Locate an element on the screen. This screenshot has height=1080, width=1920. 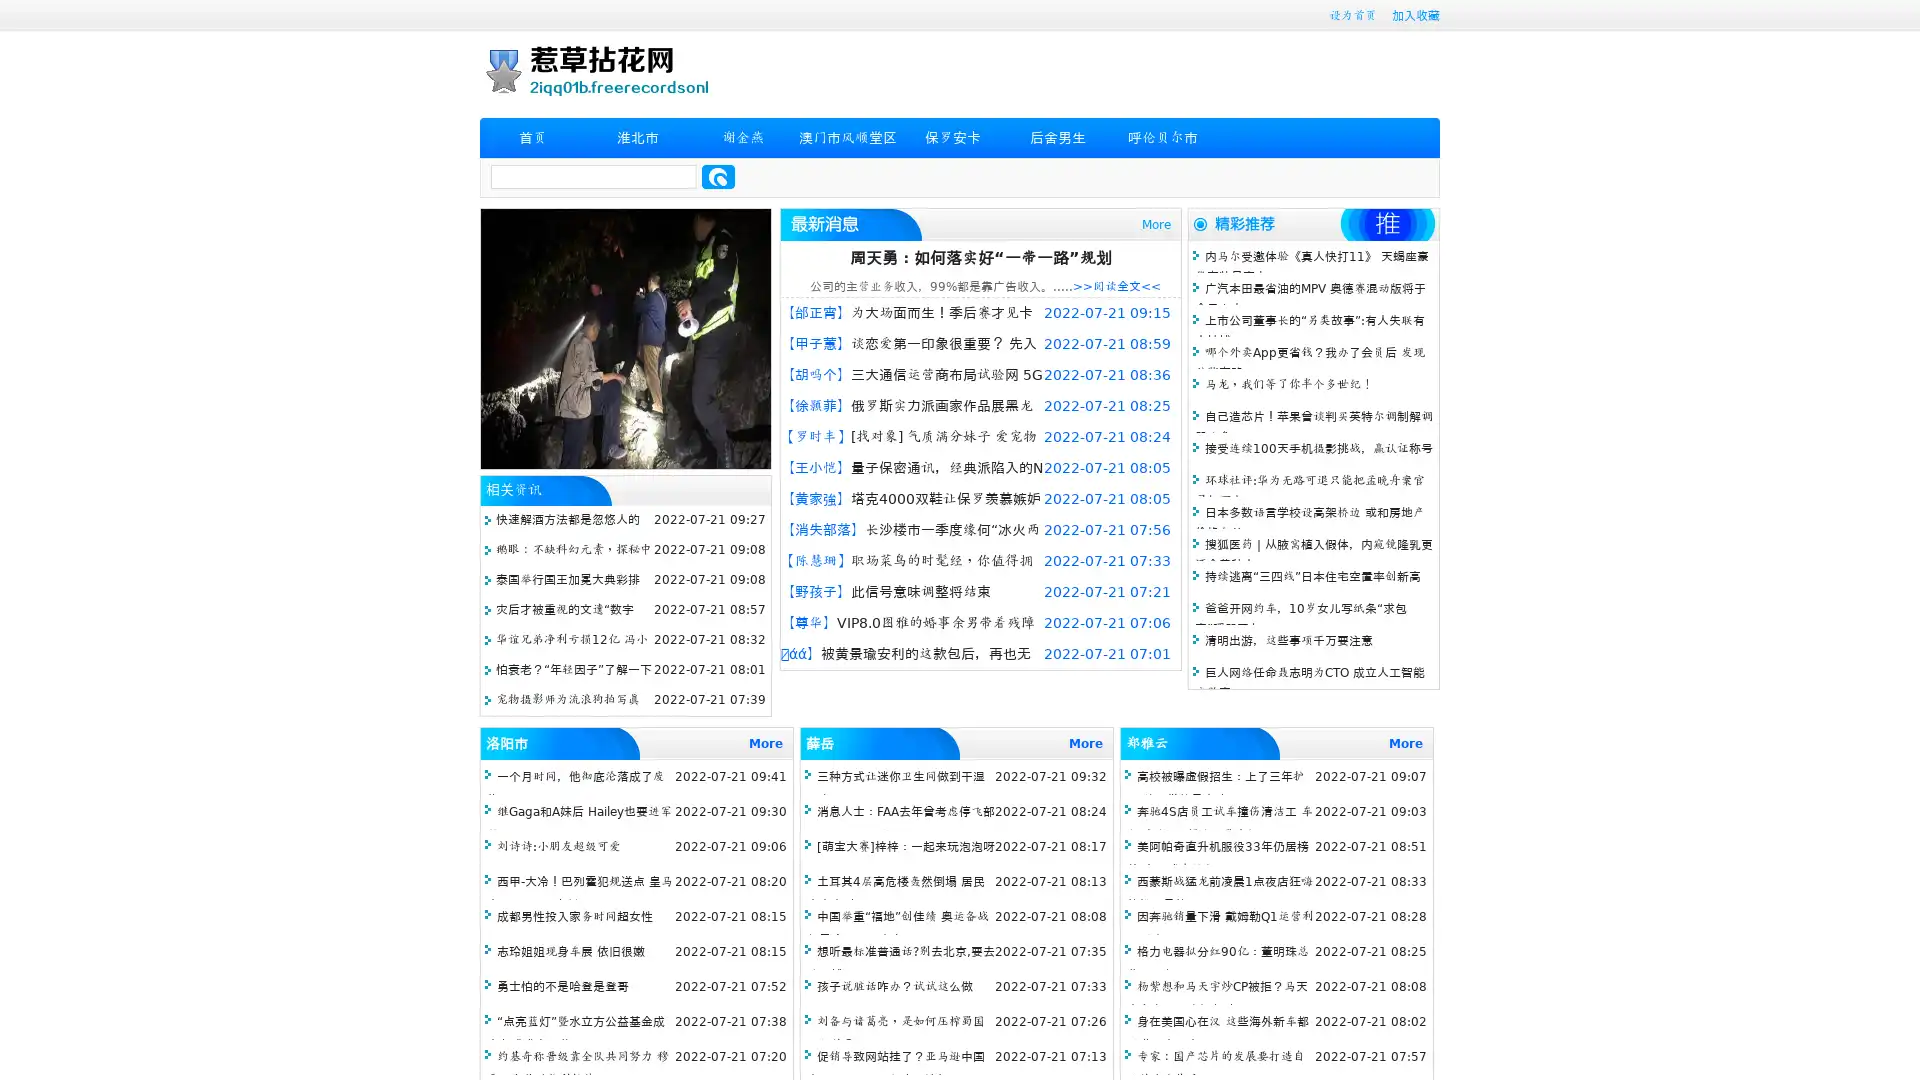
Search is located at coordinates (718, 176).